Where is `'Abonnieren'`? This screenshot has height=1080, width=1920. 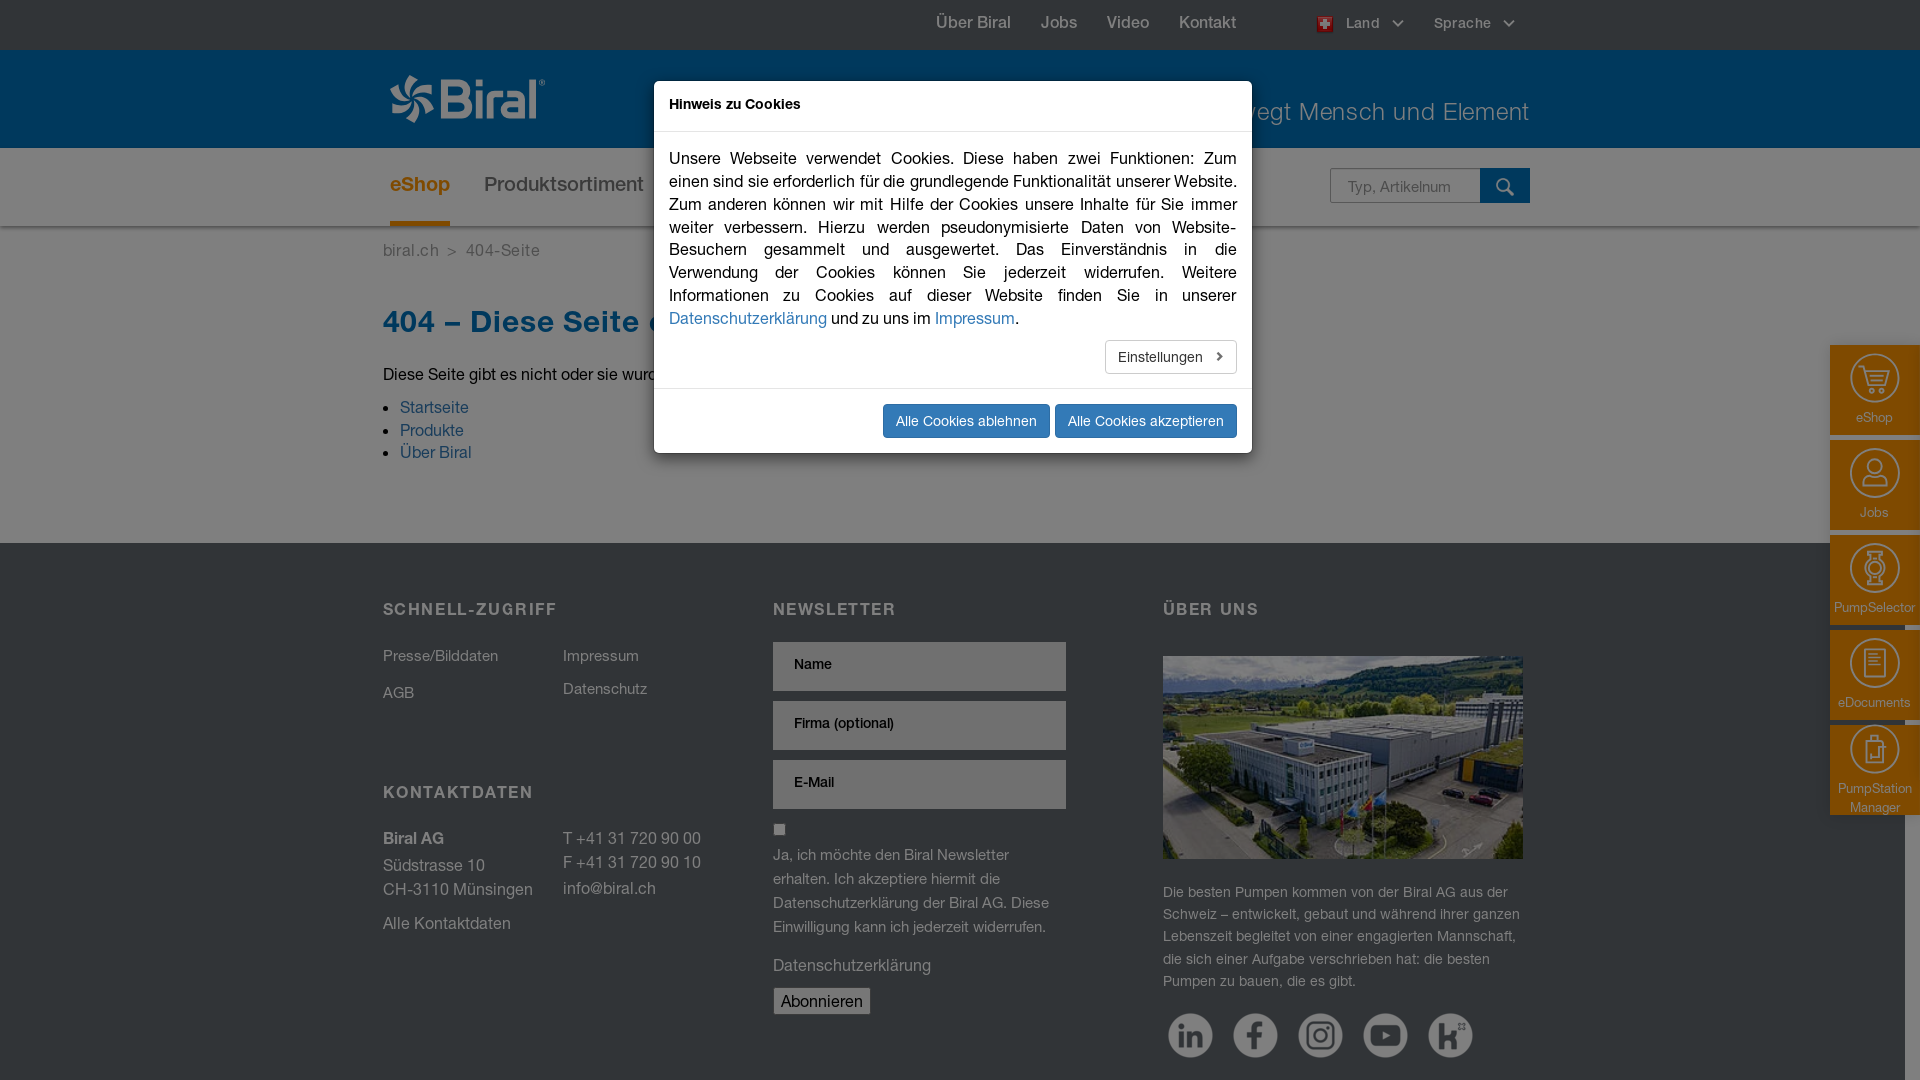
'Abonnieren' is located at coordinates (820, 1000).